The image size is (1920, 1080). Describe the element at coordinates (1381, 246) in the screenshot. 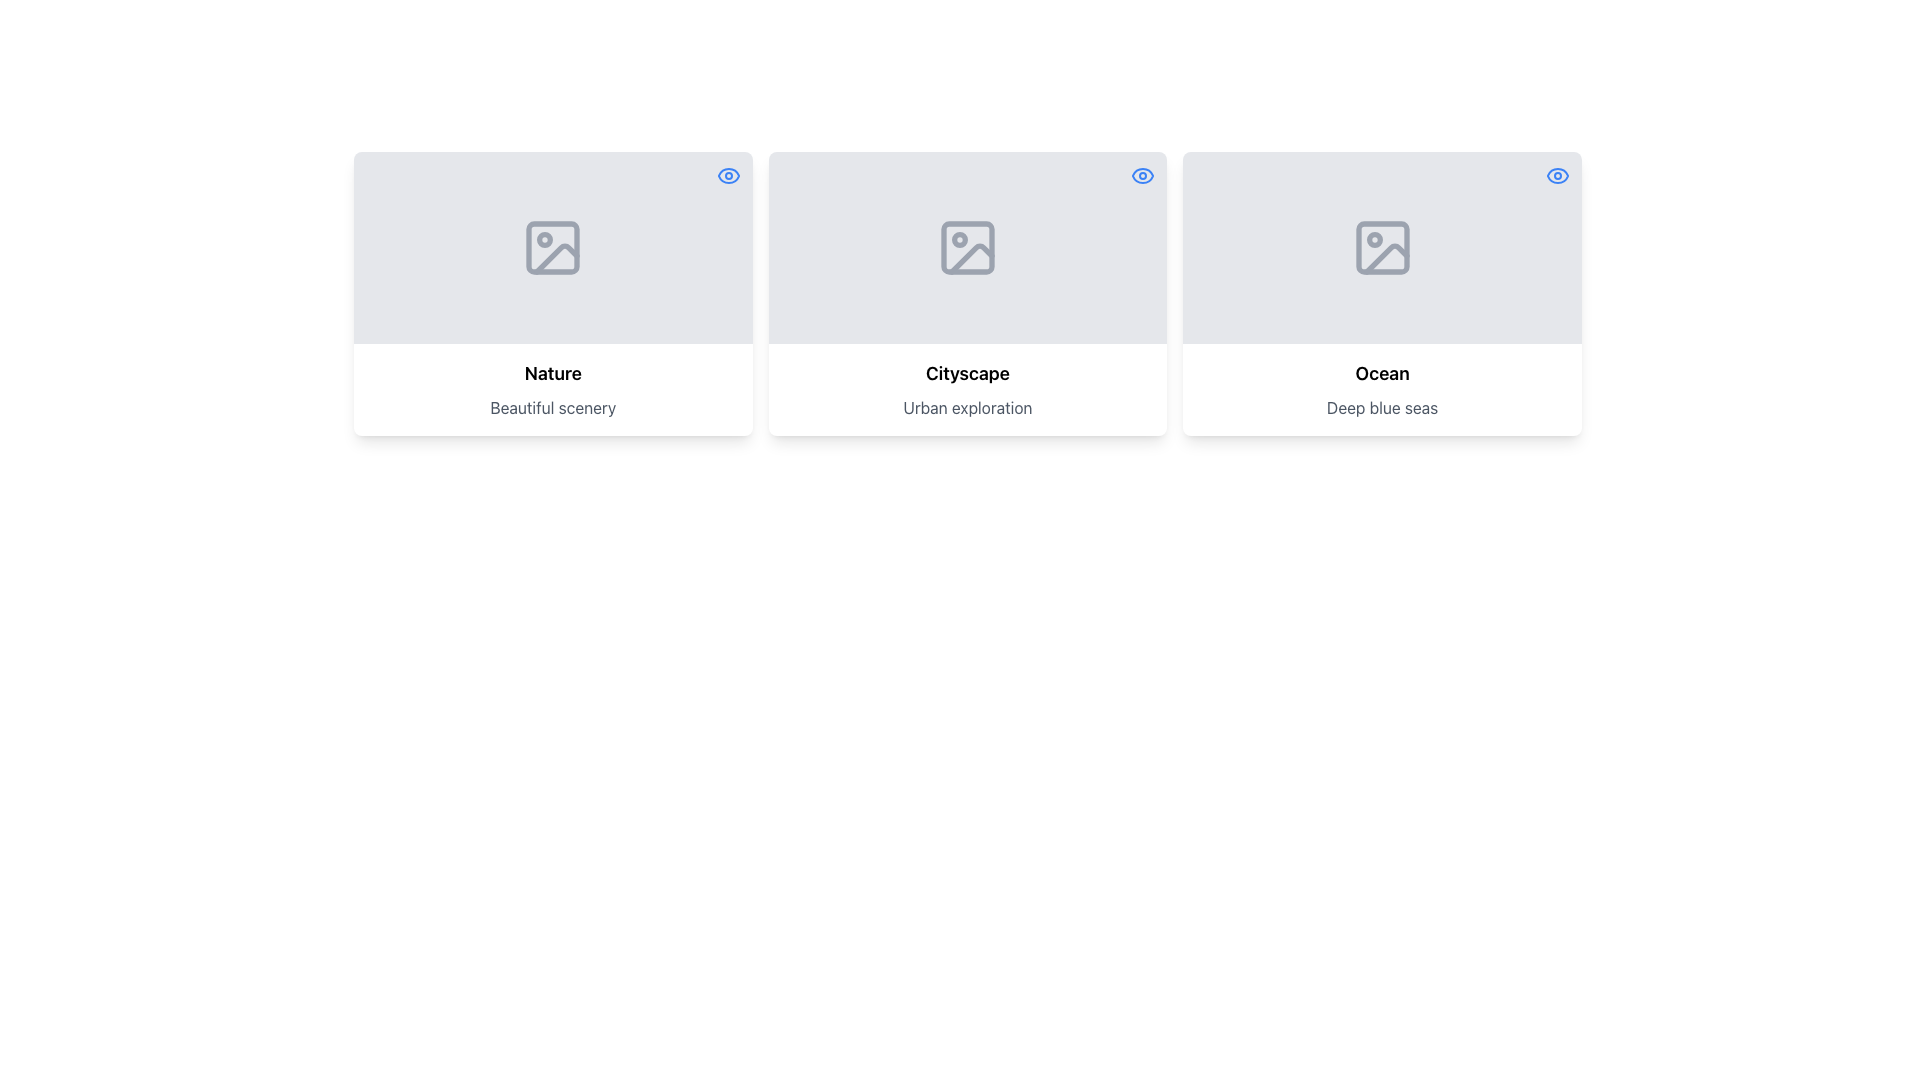

I see `the decorative graphical component that is part of the ocean card icon depicting mountains and a sun, located at the bottom-right section of the layout` at that location.